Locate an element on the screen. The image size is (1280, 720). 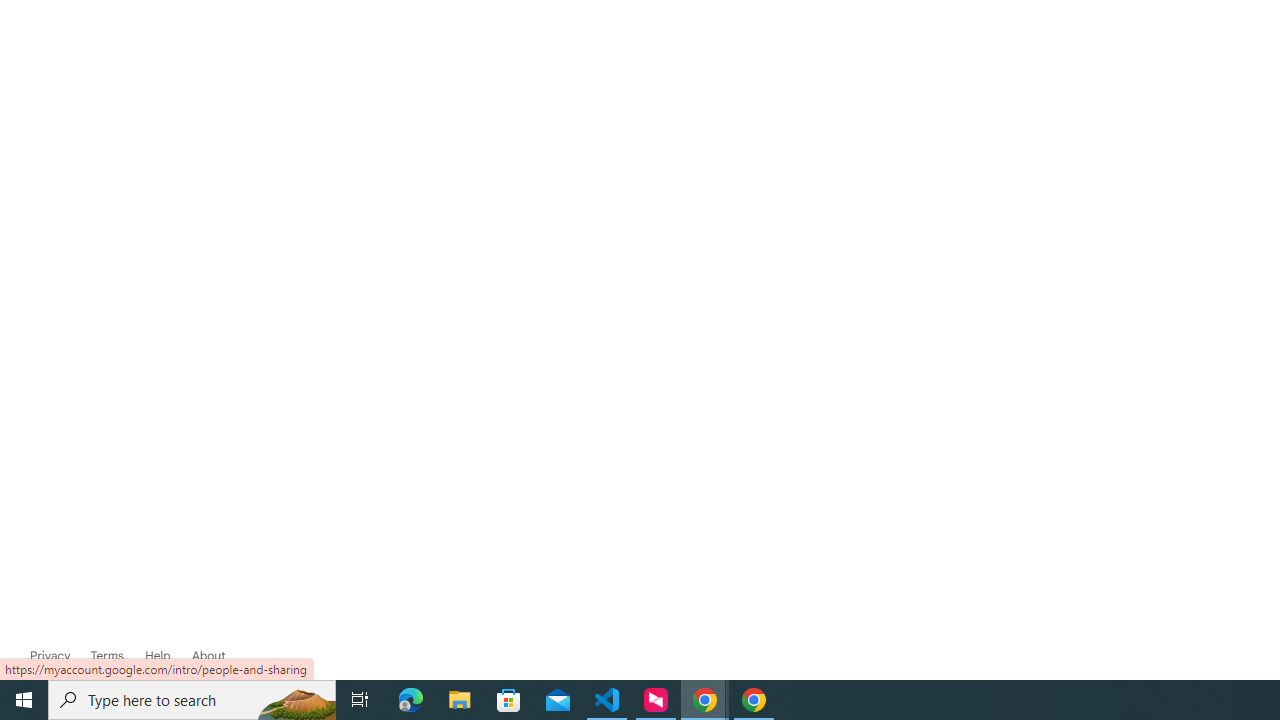
'Learn more about Google Account' is located at coordinates (208, 655).